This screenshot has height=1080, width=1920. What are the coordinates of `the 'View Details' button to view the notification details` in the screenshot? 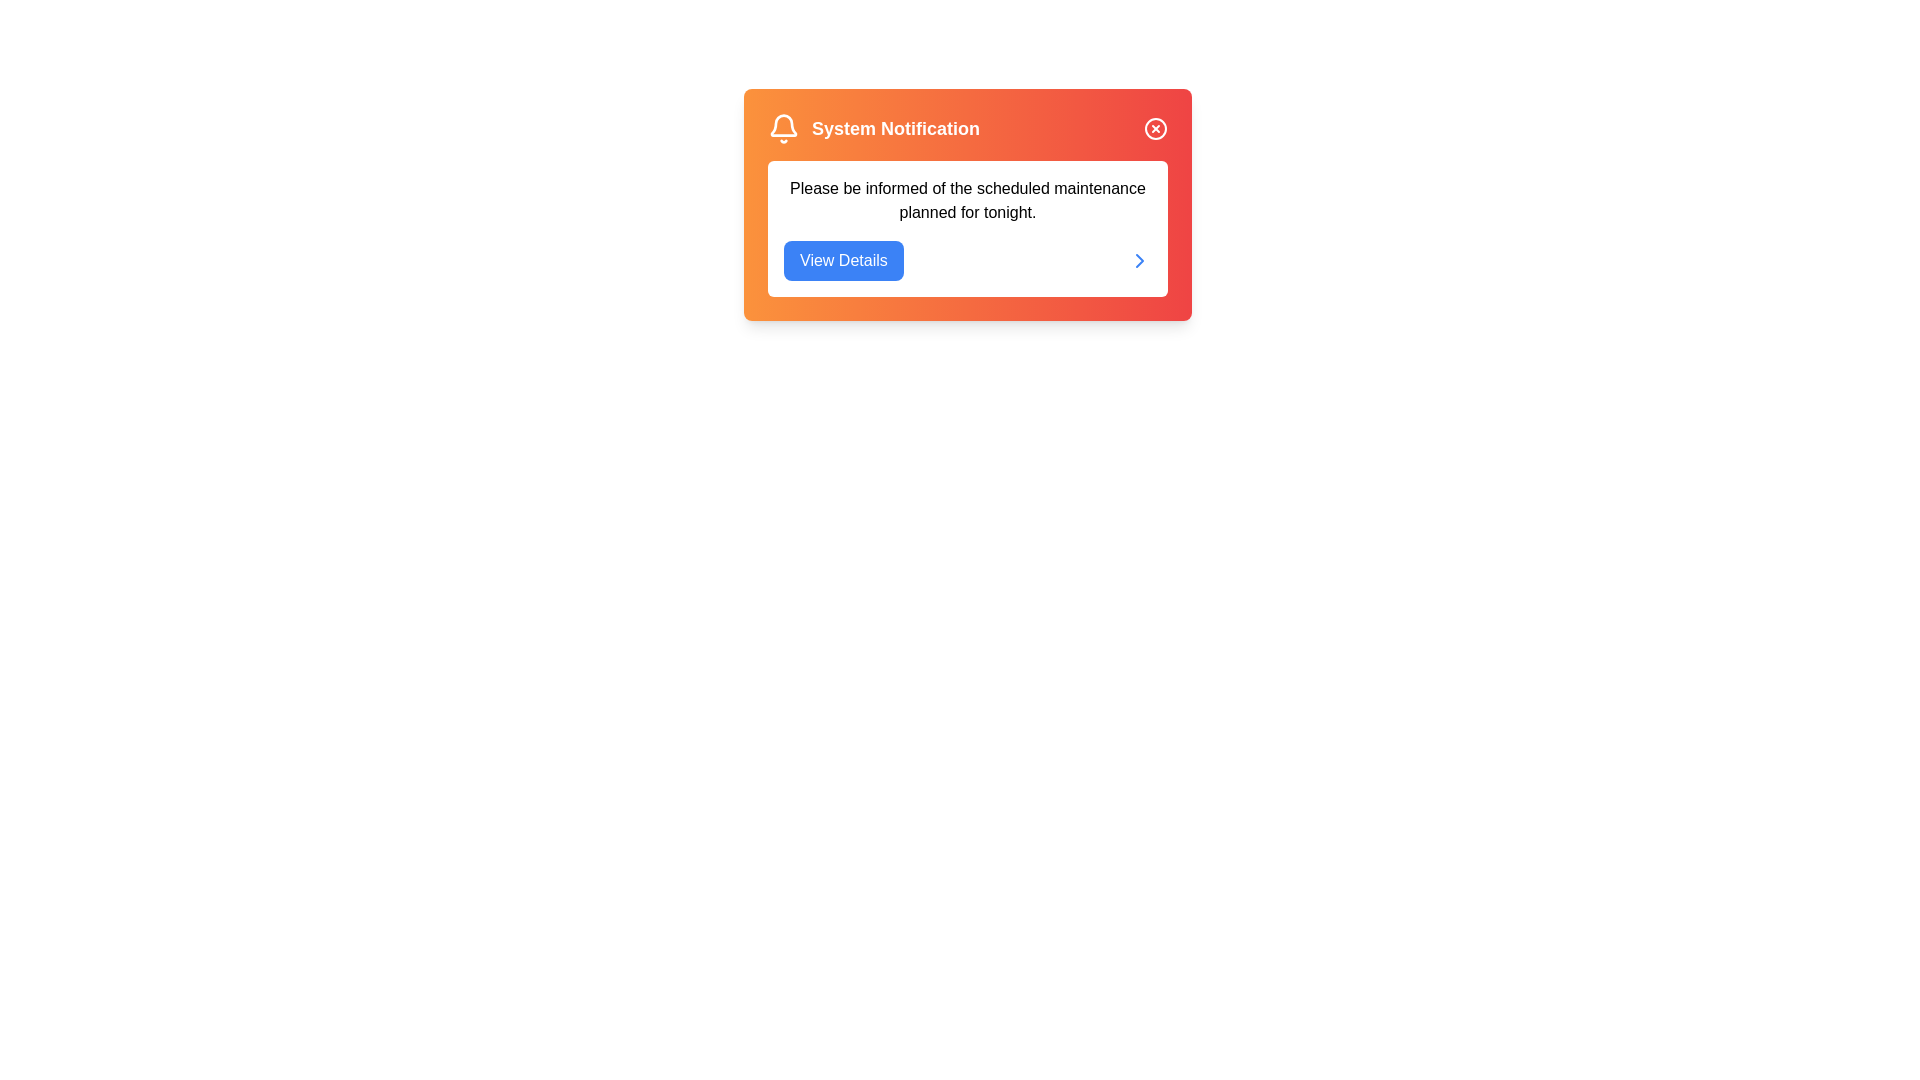 It's located at (843, 260).